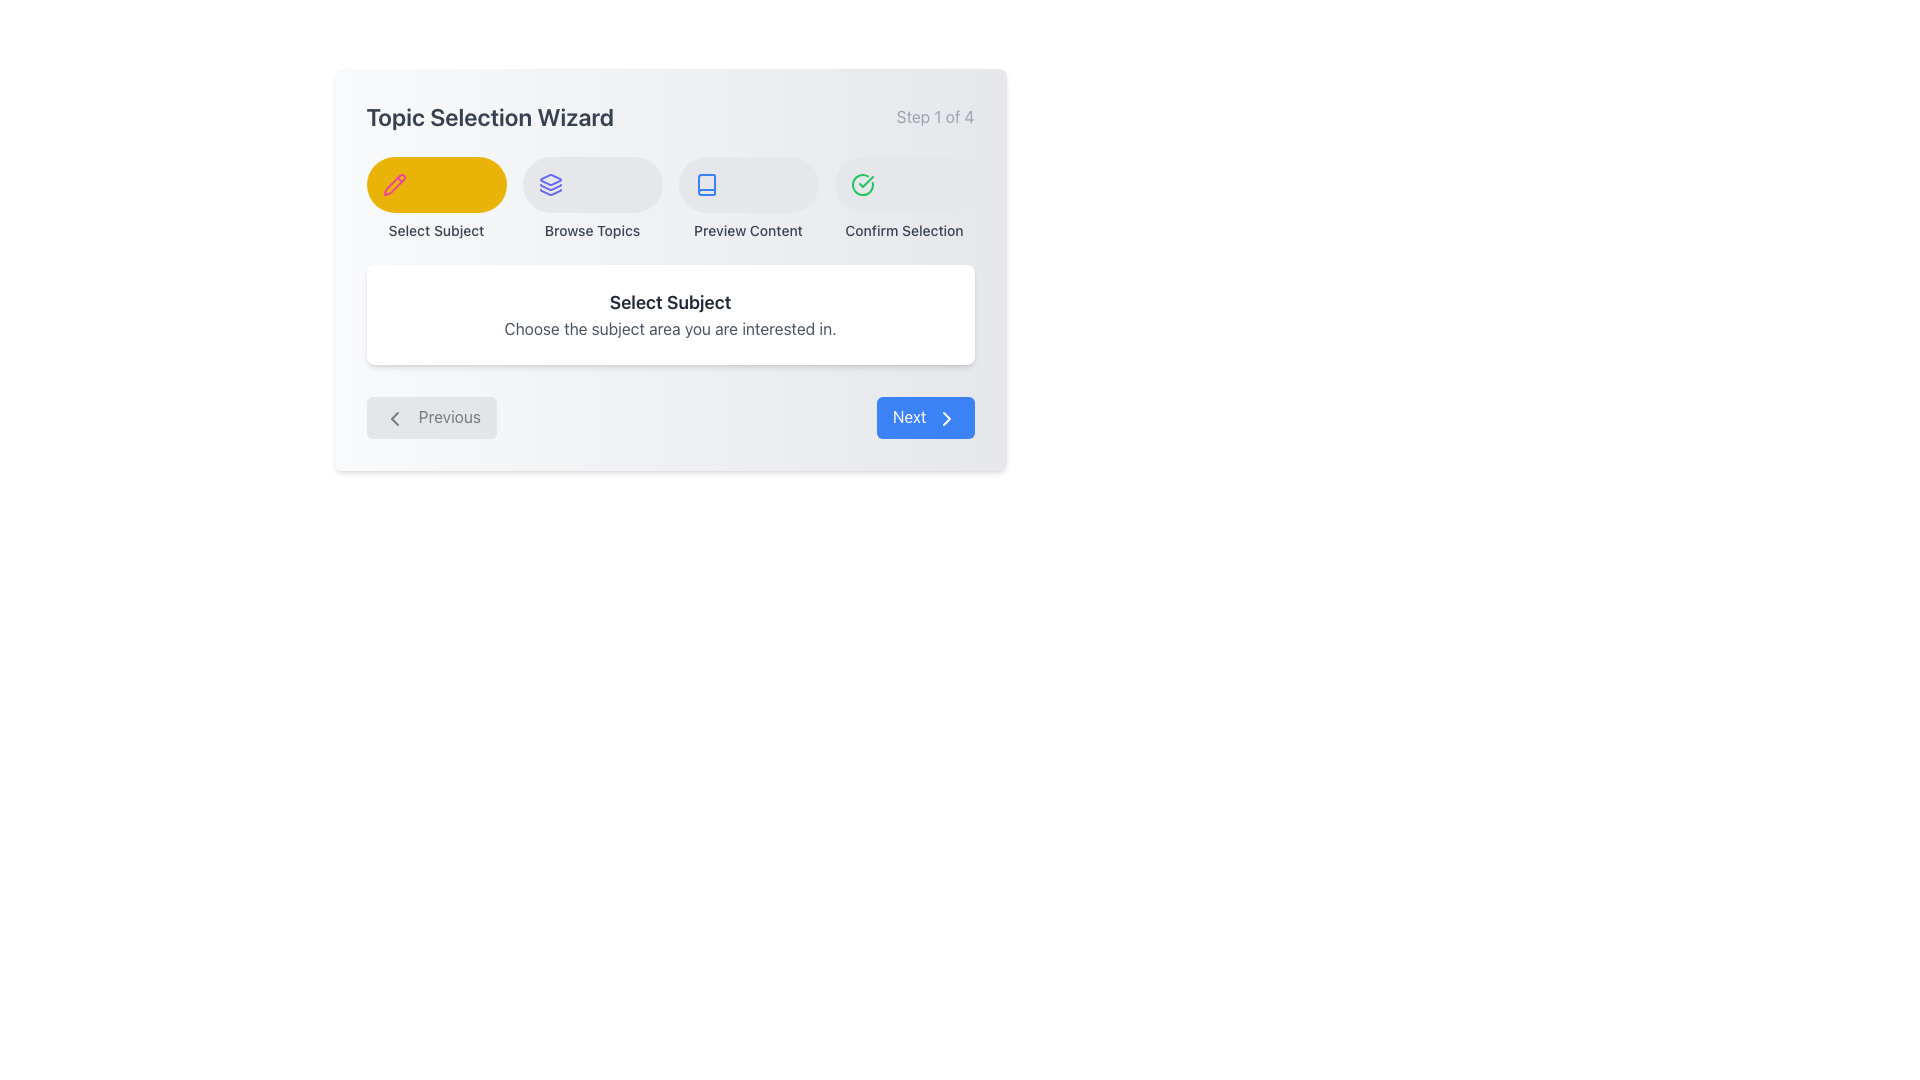 The image size is (1920, 1080). Describe the element at coordinates (550, 185) in the screenshot. I see `the navigation icon for 'Browse Topics' located in the top navigation bar, second from the left` at that location.